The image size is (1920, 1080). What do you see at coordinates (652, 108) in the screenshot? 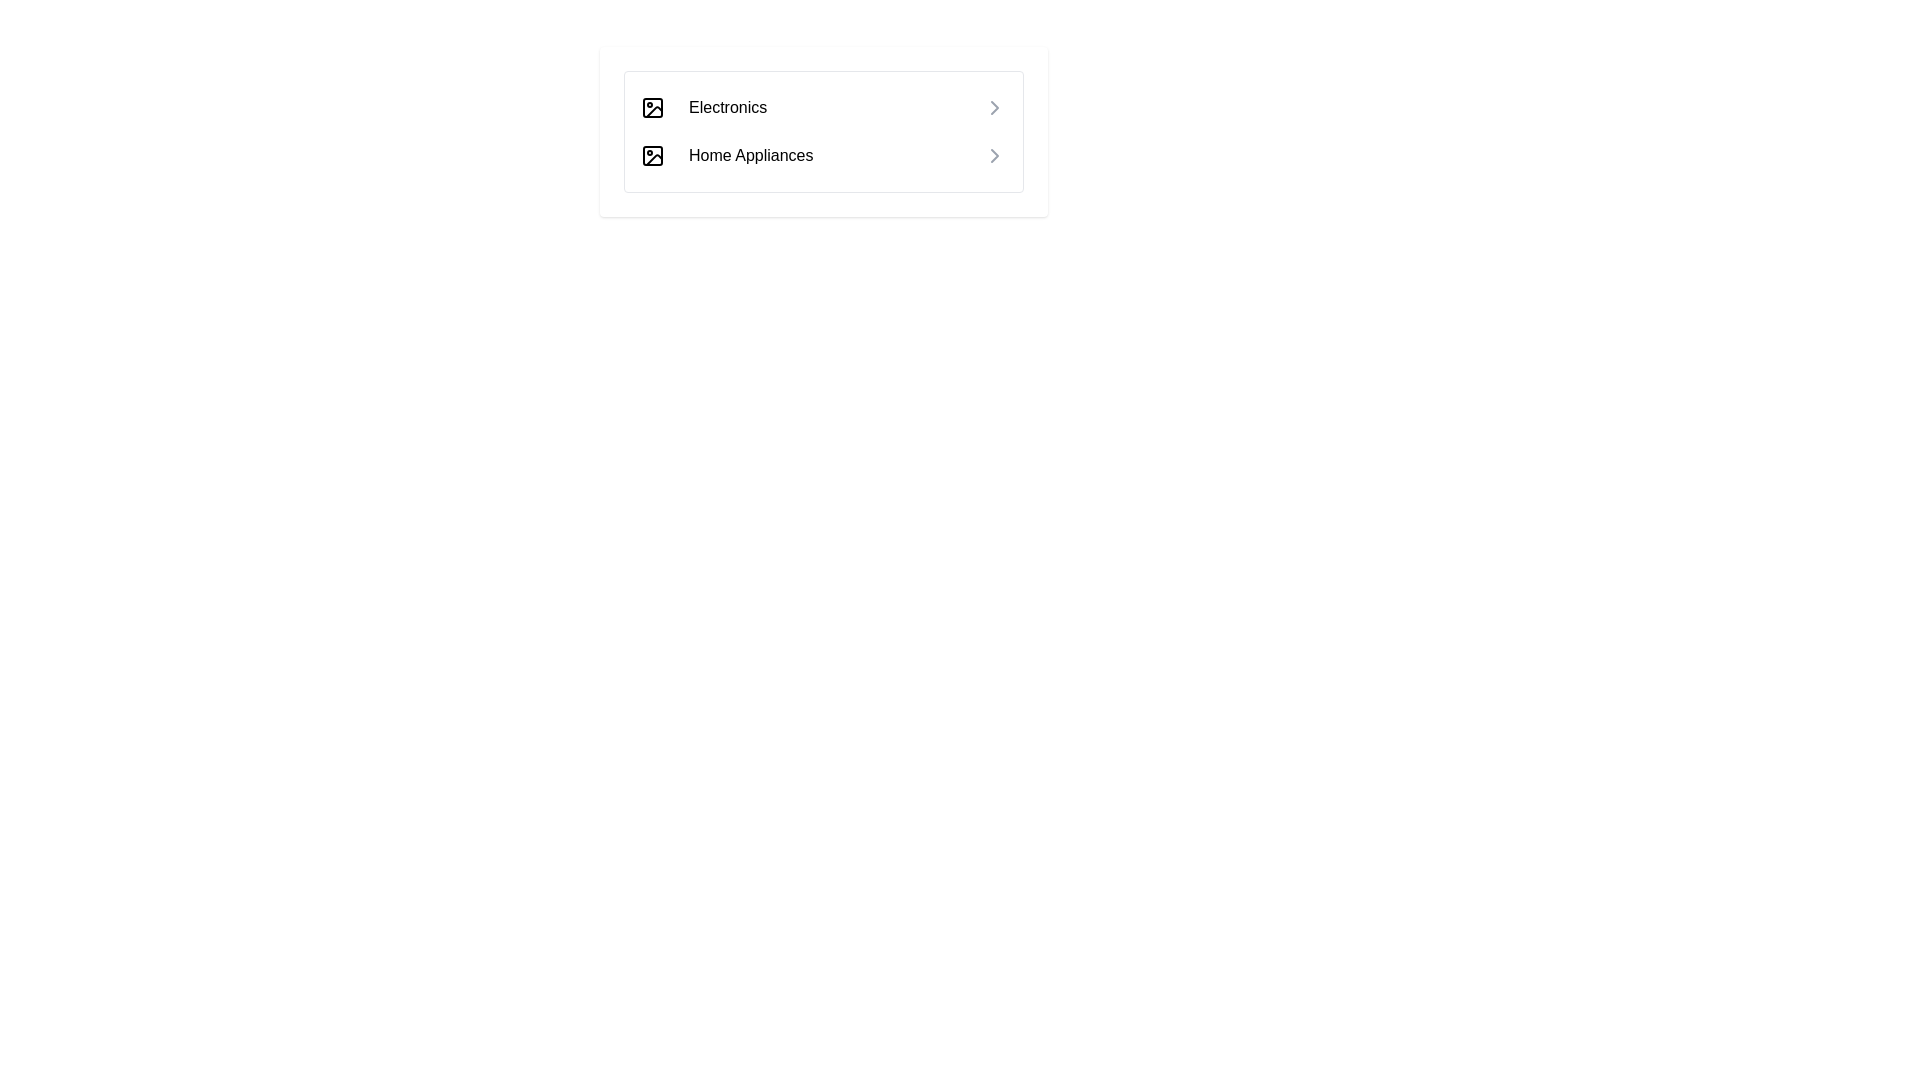
I see `the first icon resembling an image frame with a sun or camera flash design, located to the left of the 'Electronics' label in the vertical list of categories` at bounding box center [652, 108].